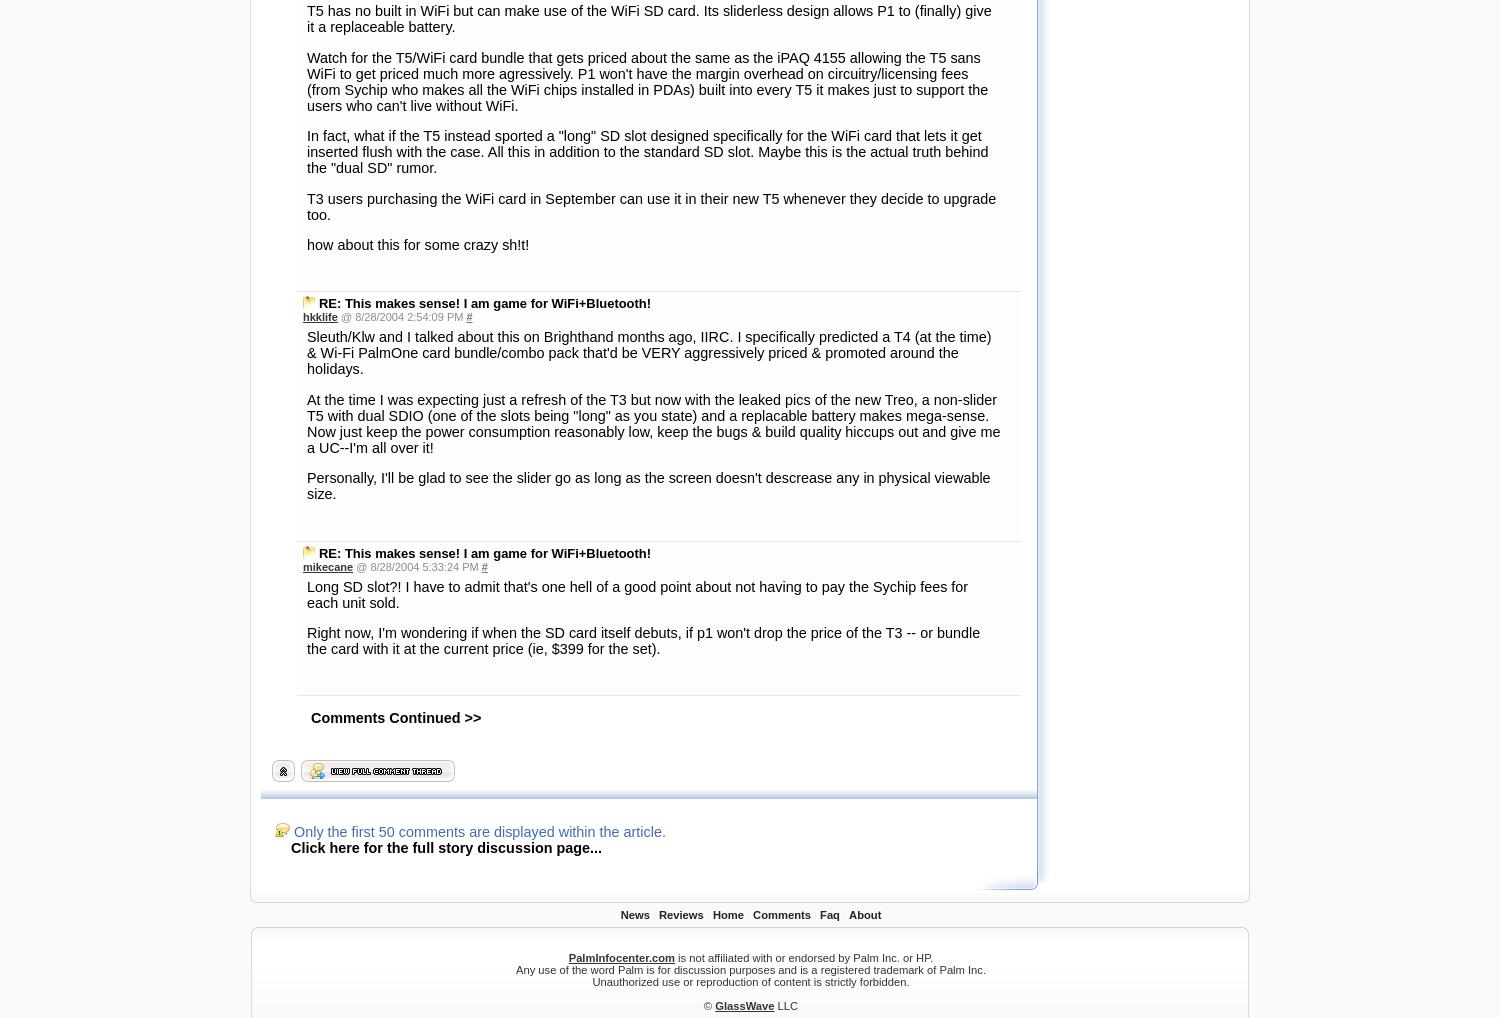  Describe the element at coordinates (396, 157) in the screenshot. I see `'Comments Continued >>'` at that location.